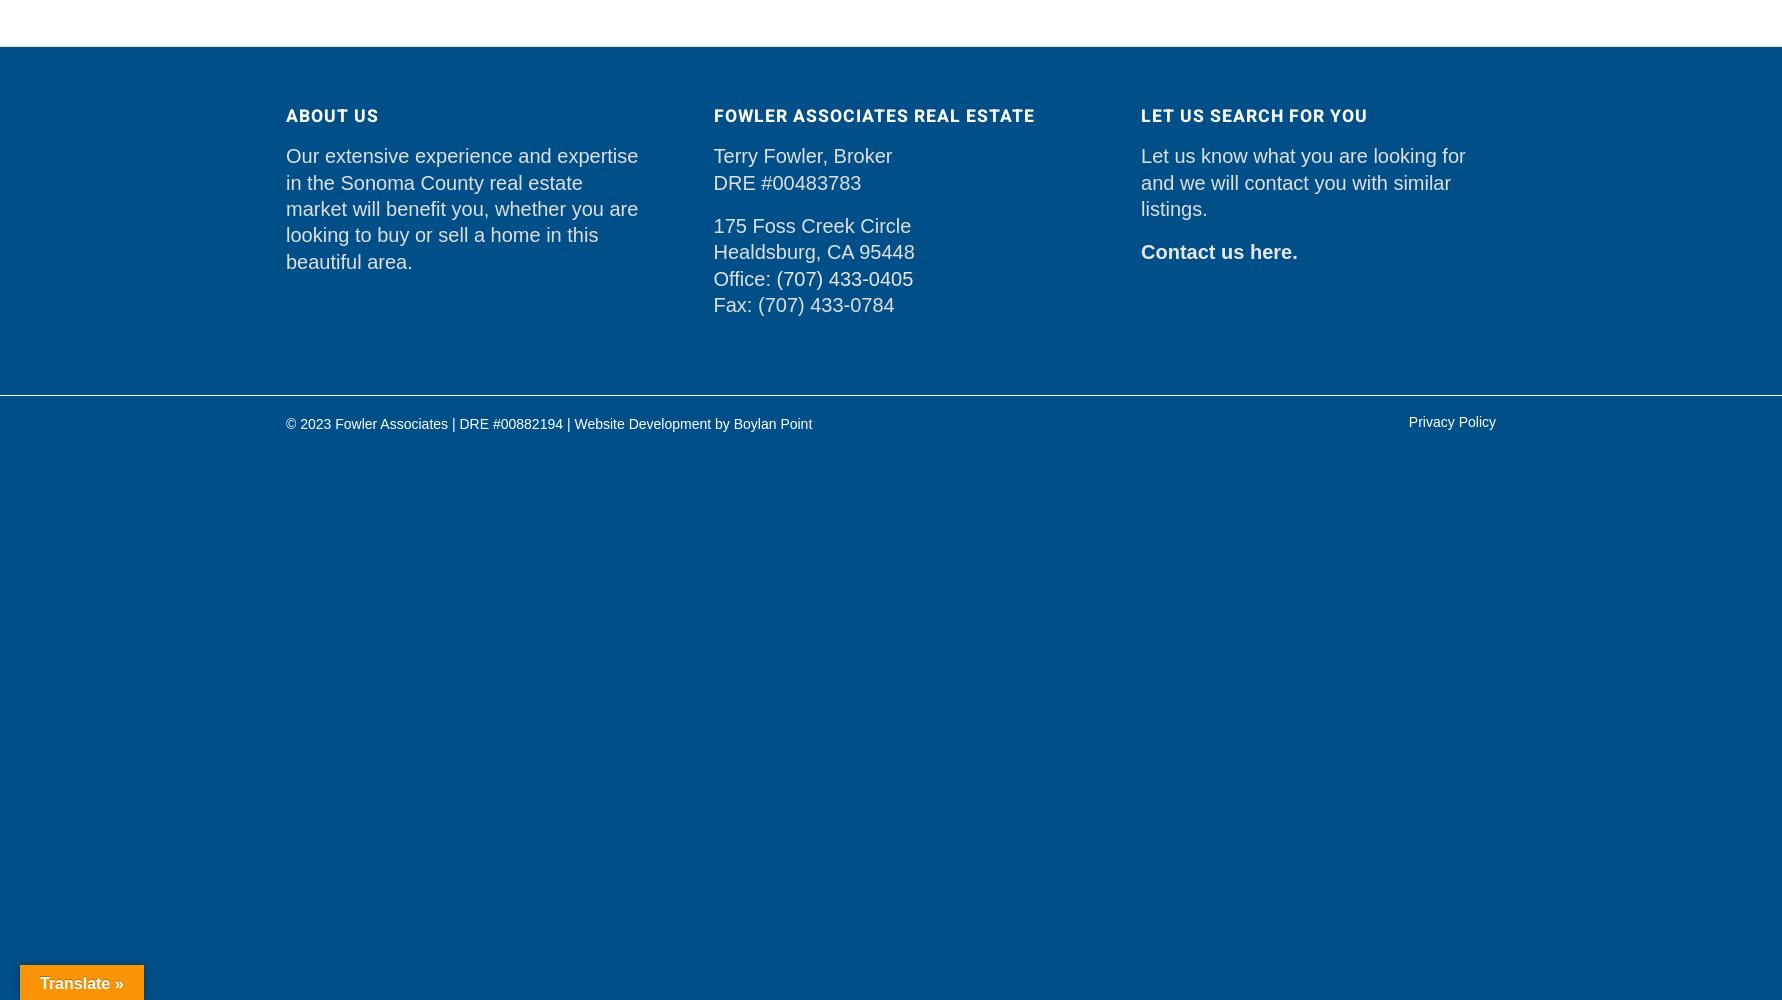  What do you see at coordinates (711, 114) in the screenshot?
I see `'Fowler Associates Real Estate'` at bounding box center [711, 114].